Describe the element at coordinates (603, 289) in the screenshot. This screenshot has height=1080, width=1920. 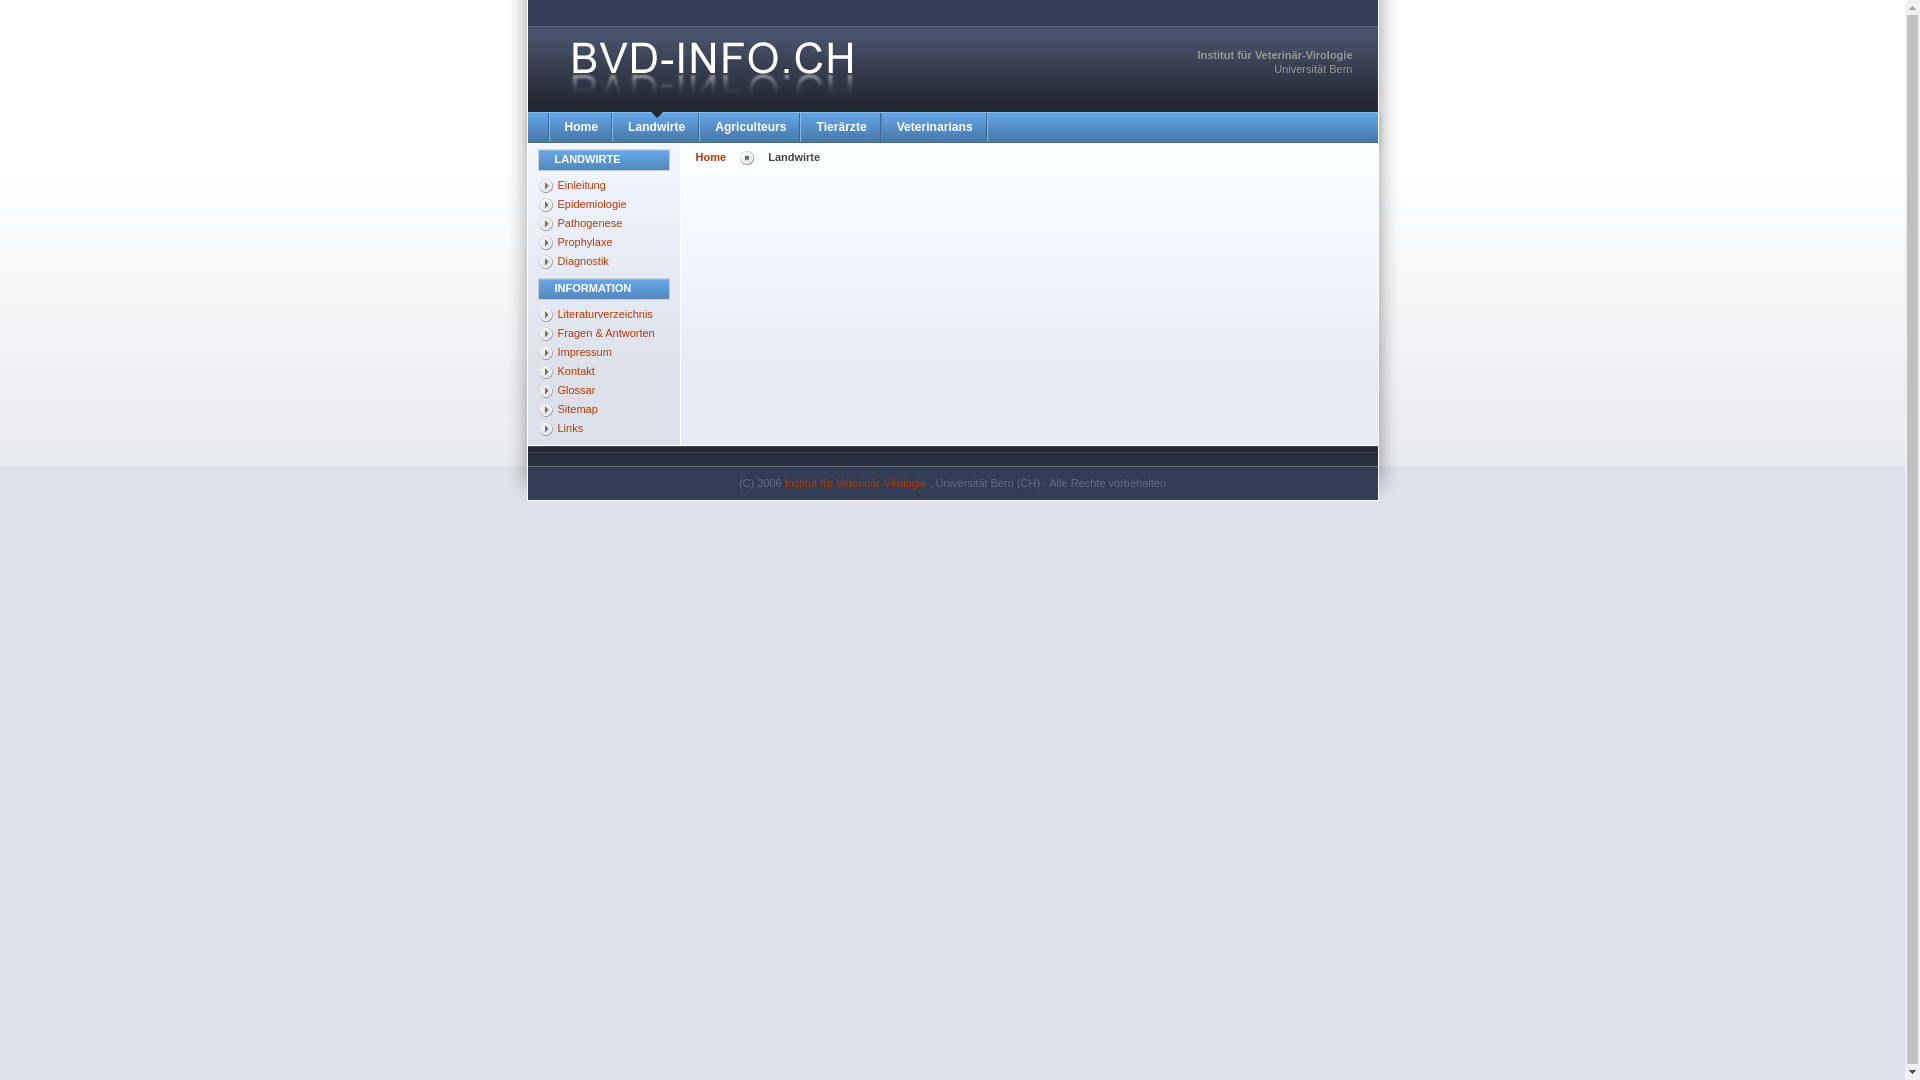
I see `'INFORMATION'` at that location.